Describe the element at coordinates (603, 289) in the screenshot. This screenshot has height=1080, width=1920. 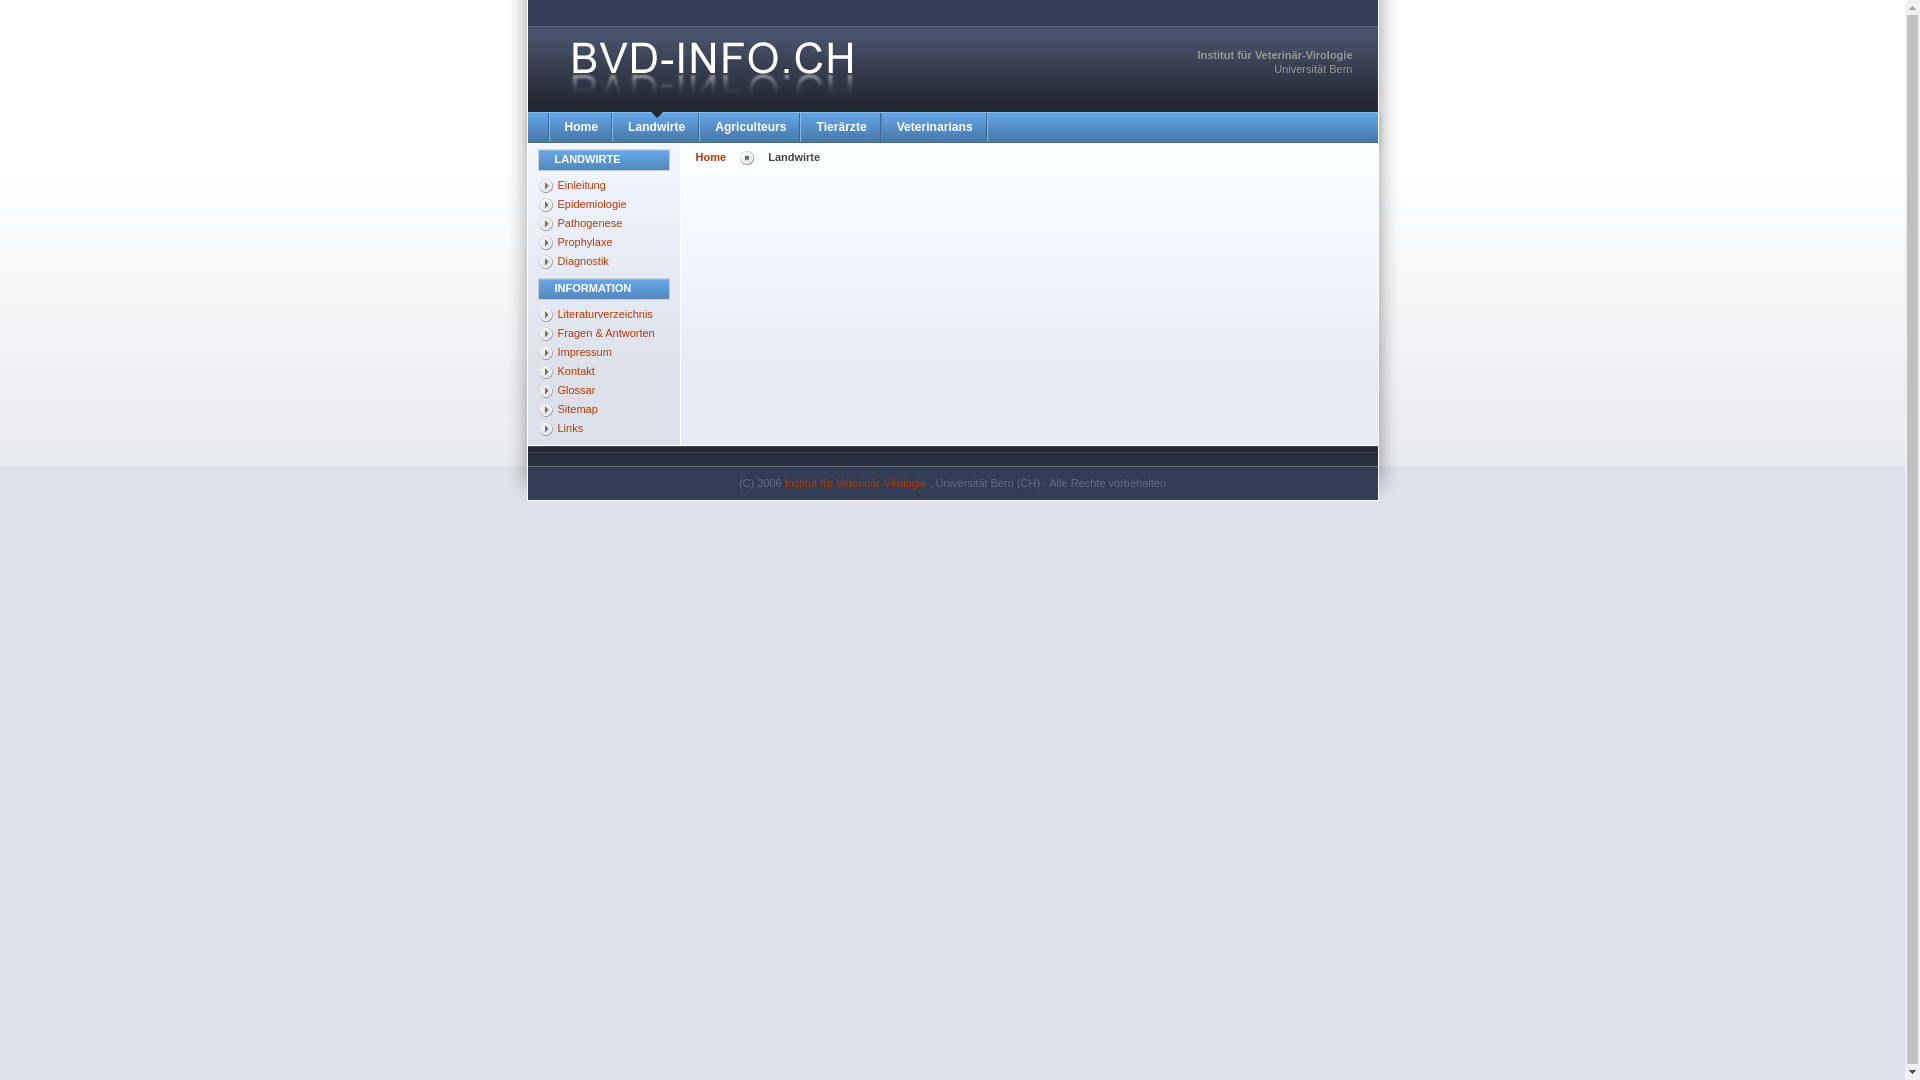
I see `'INFORMATION'` at that location.